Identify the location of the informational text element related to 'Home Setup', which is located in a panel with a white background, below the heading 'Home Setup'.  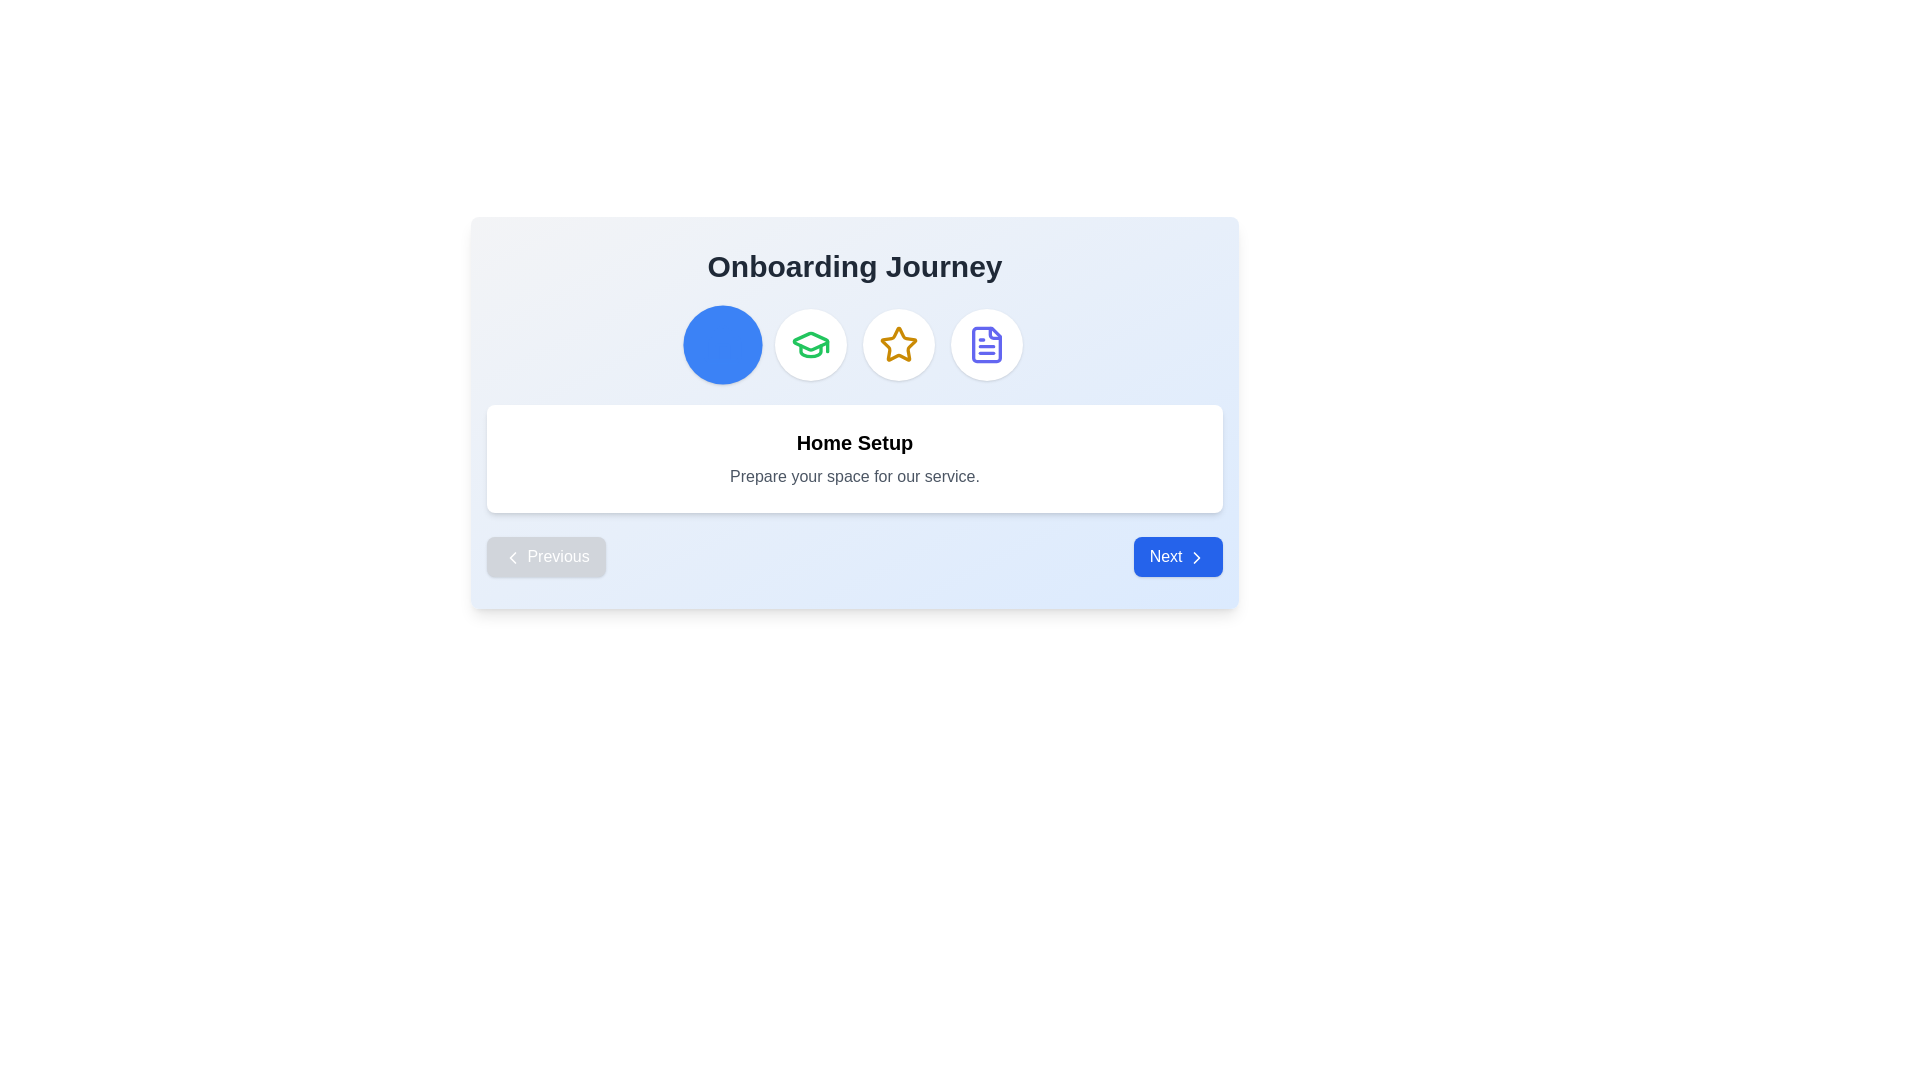
(854, 477).